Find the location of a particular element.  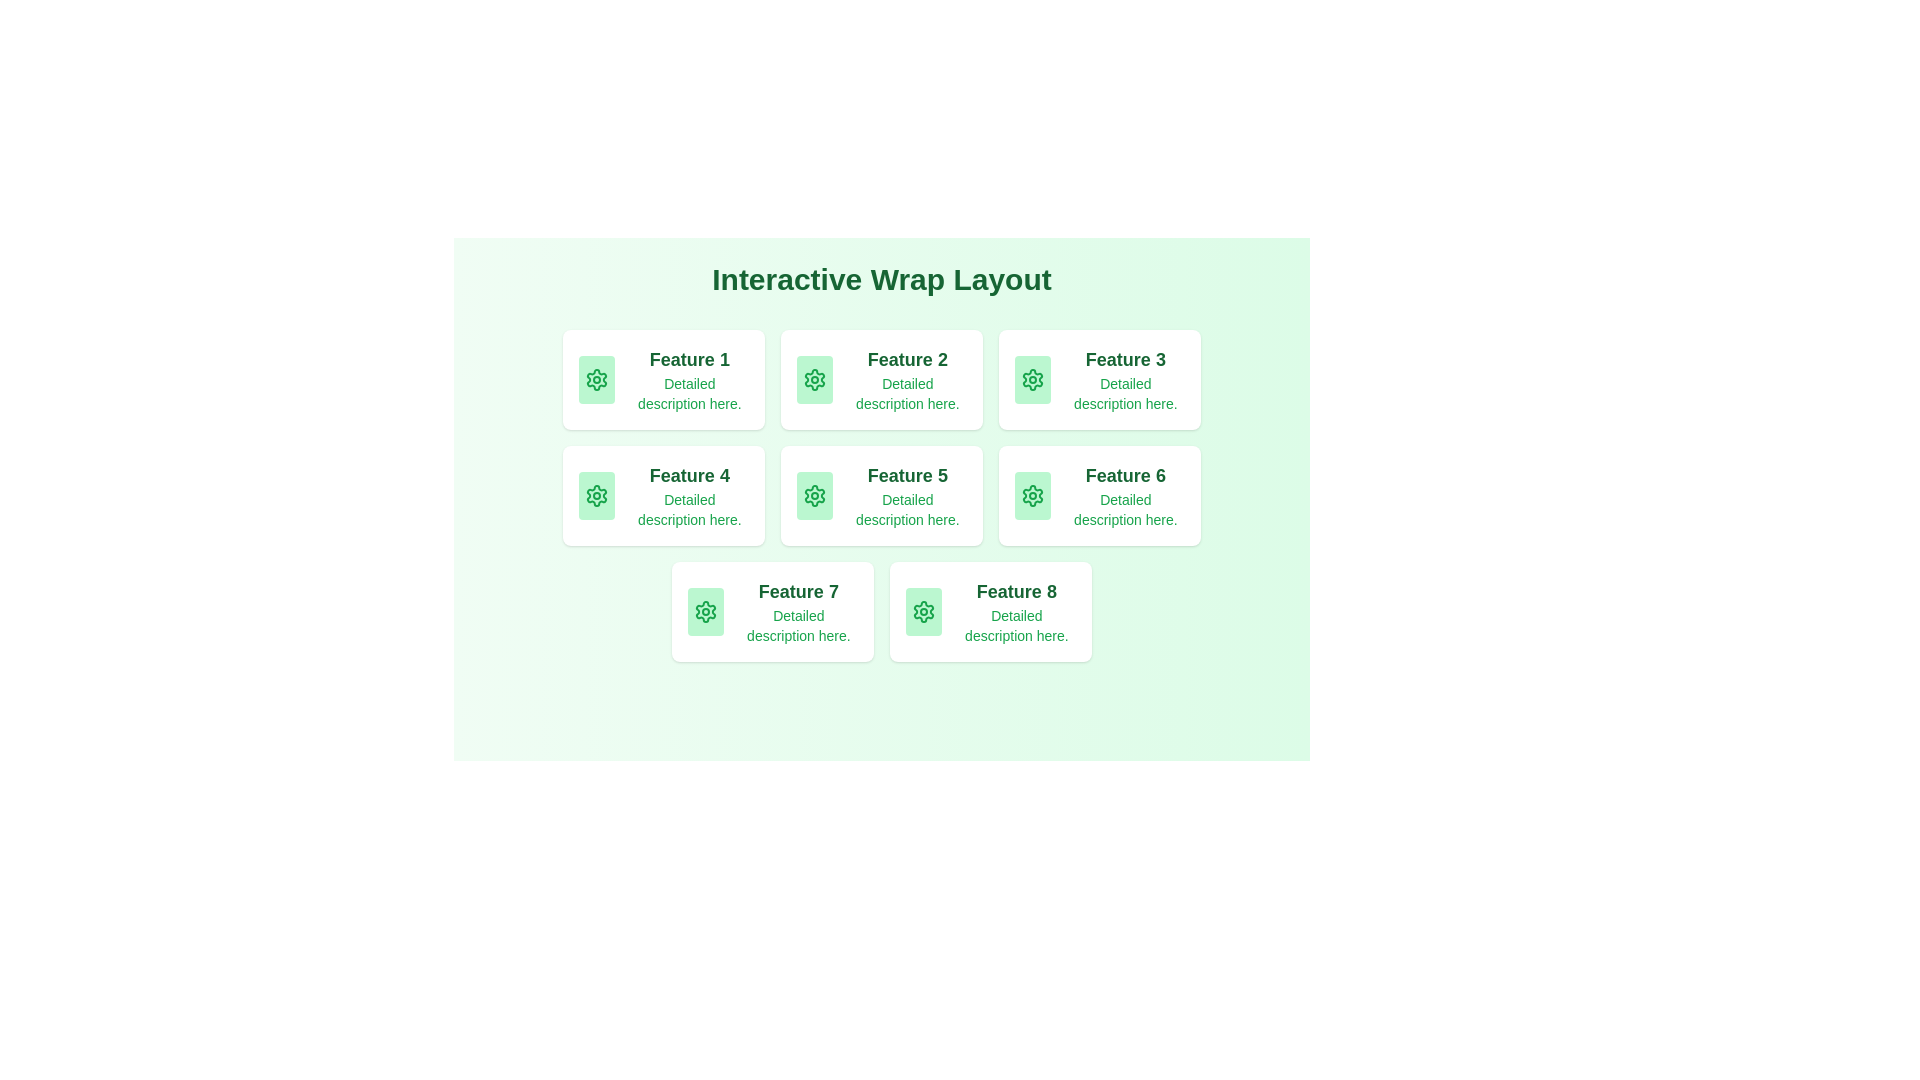

the green gear icon with a hollow circular center located in the 'Feature 5' box, which is in the second row and middle column of the grid is located at coordinates (814, 495).